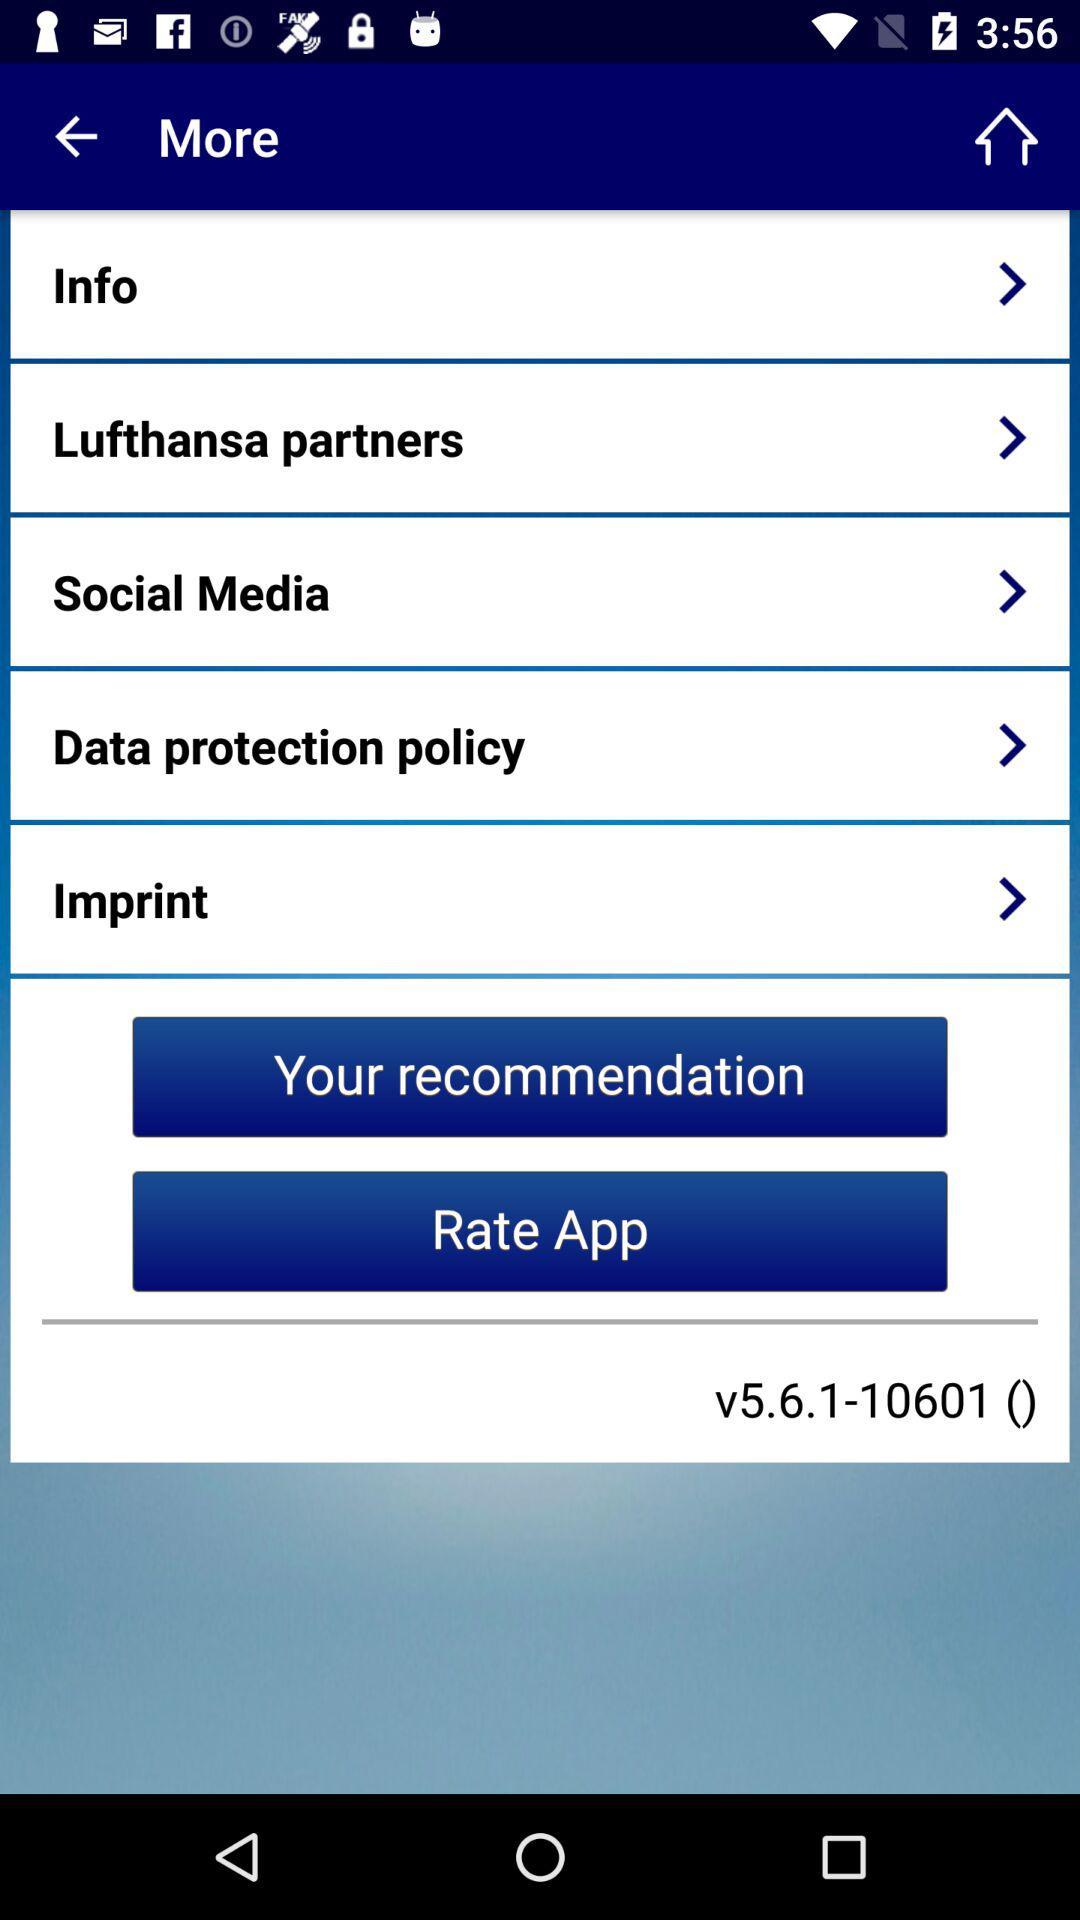  I want to click on the item above the rate app icon, so click(540, 1075).